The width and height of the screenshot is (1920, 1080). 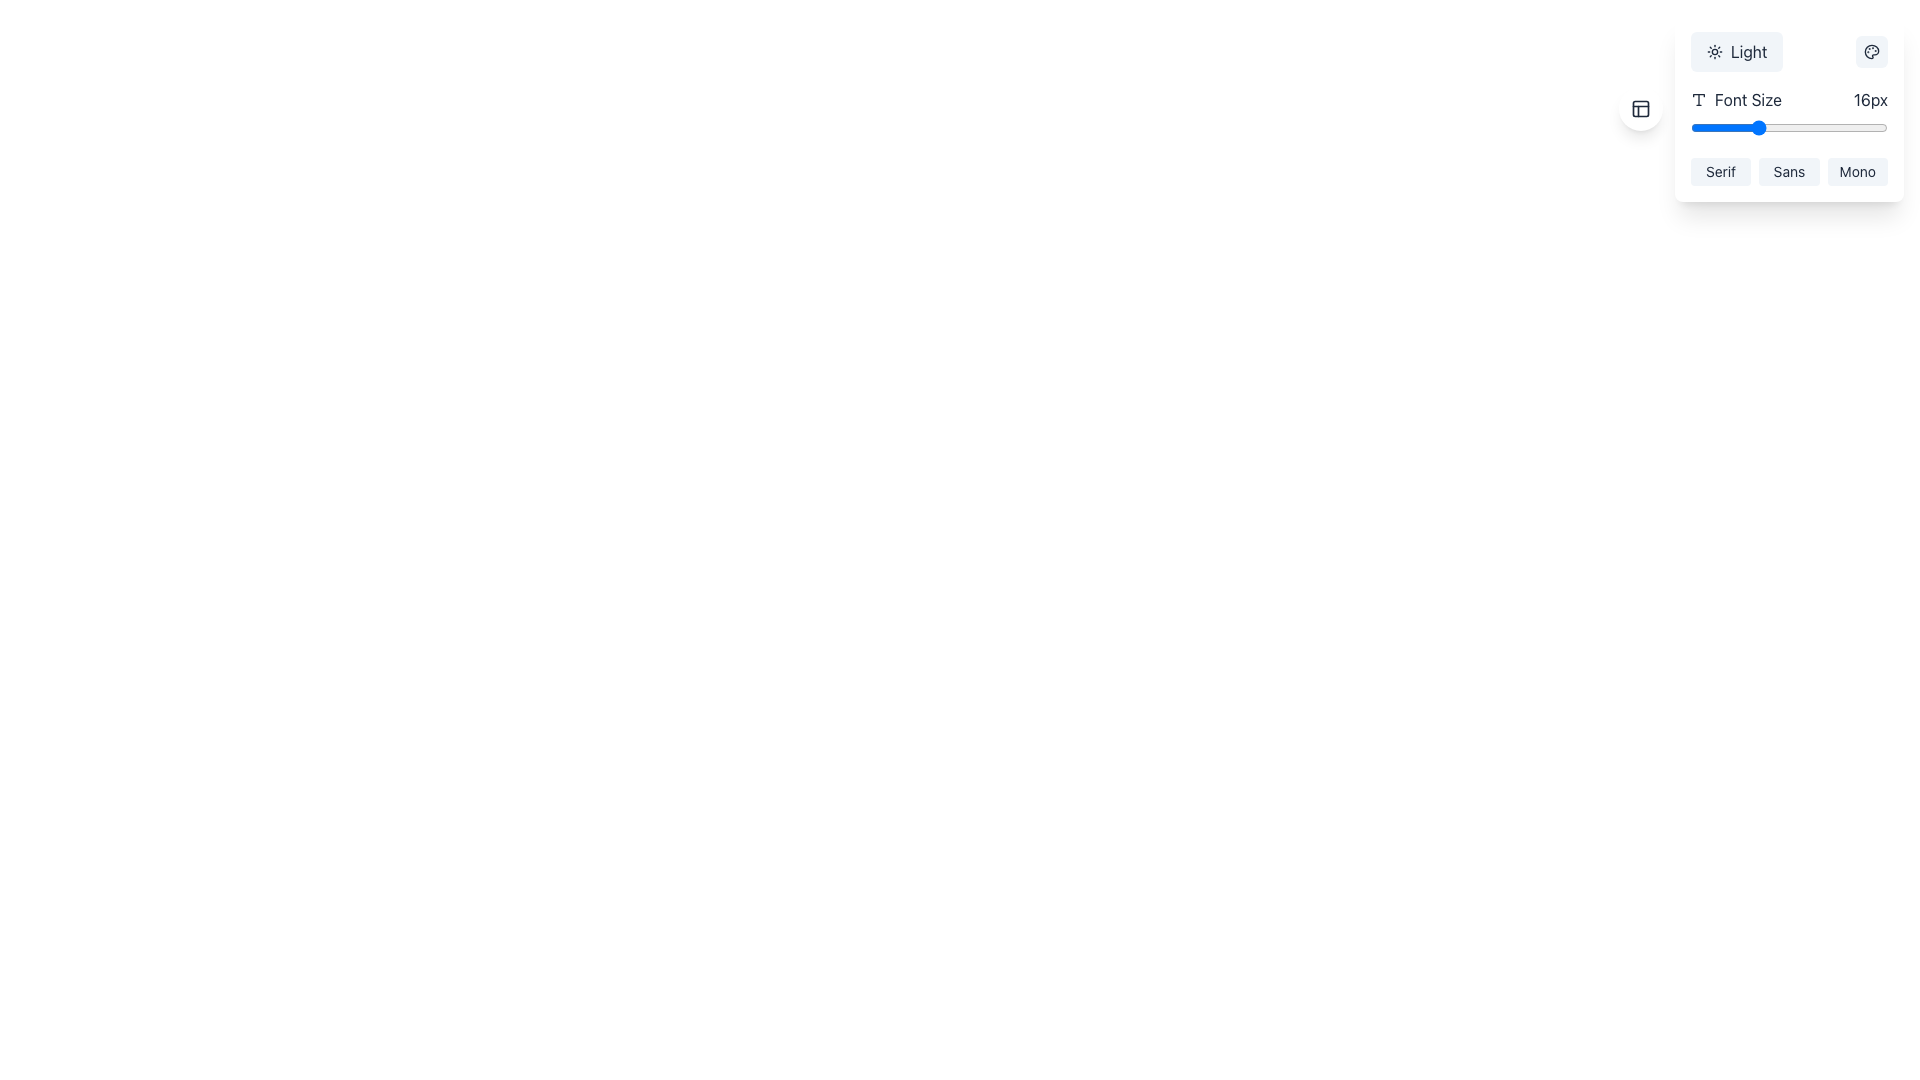 What do you see at coordinates (1789, 108) in the screenshot?
I see `the toggle located at the top of the Settings panel to change the theme between light and dark modes` at bounding box center [1789, 108].